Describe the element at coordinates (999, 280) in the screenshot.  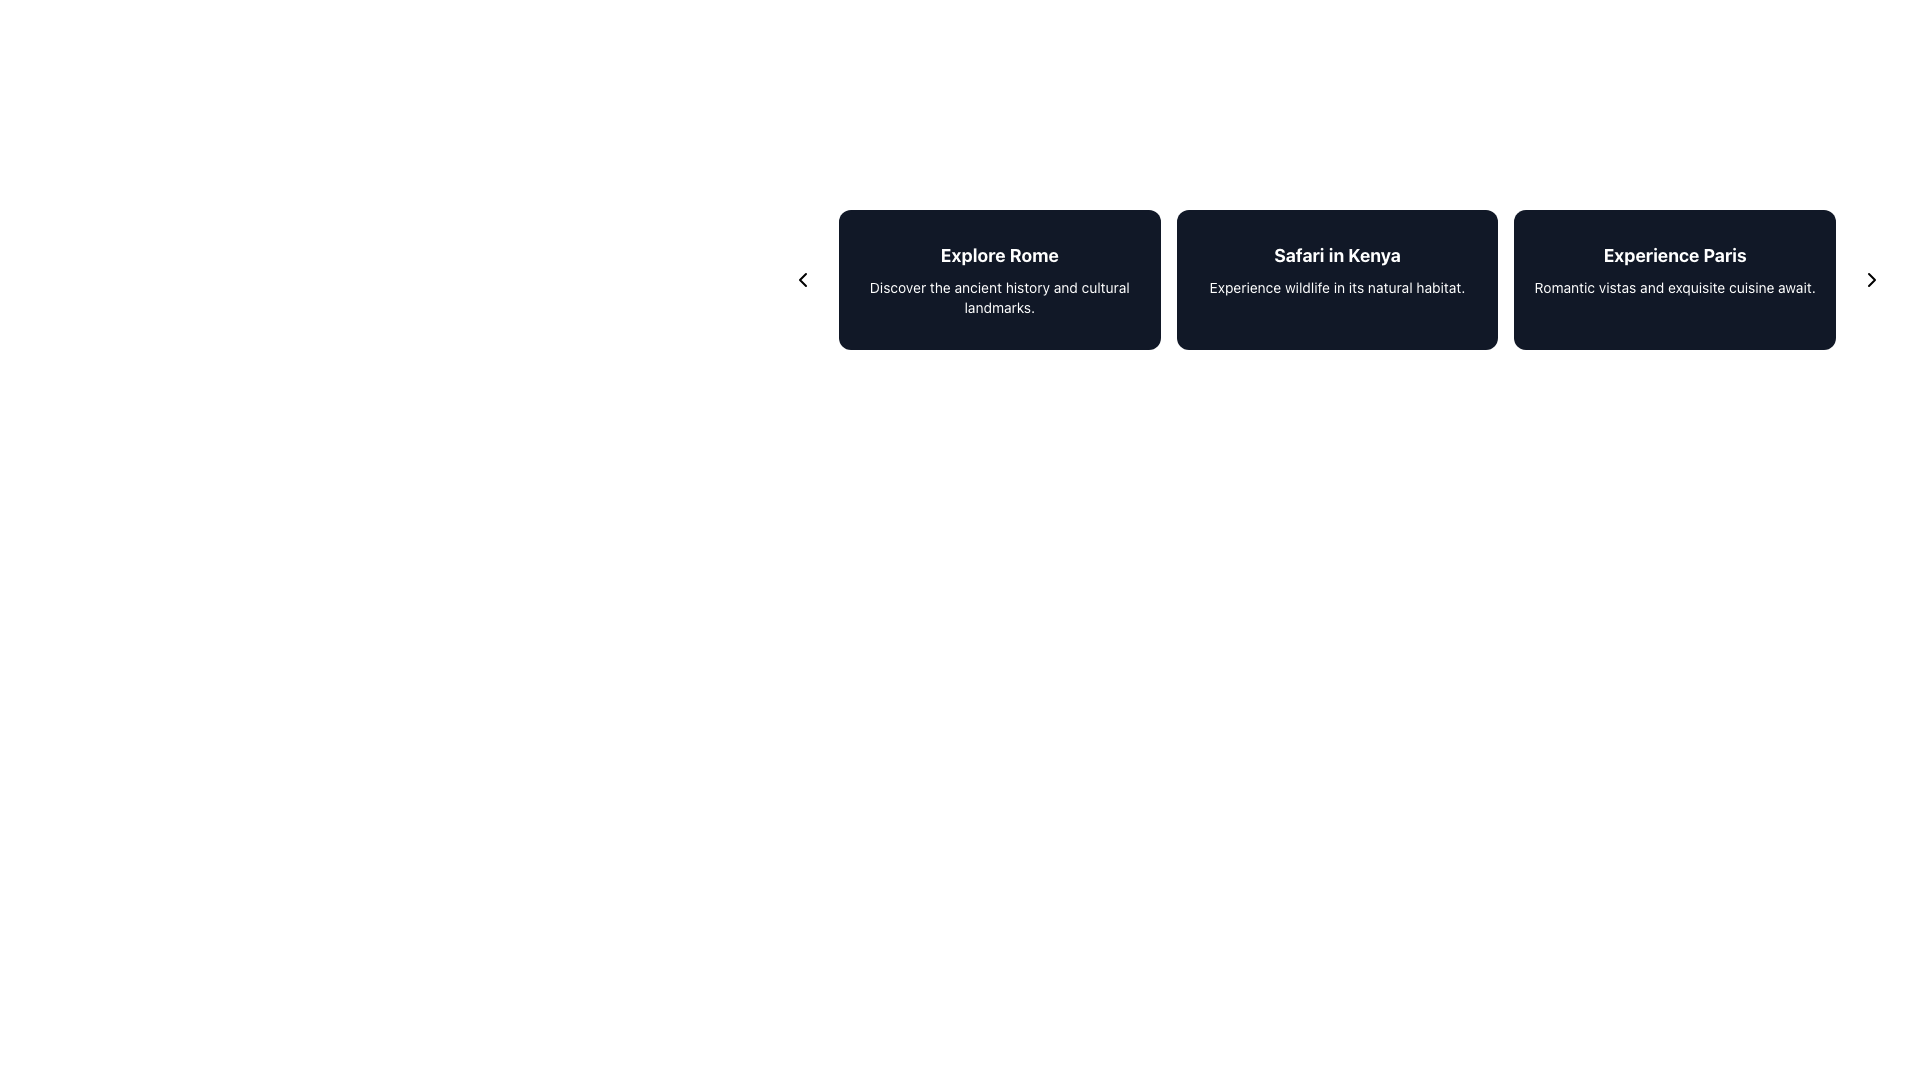
I see `information from the text block within the stylized card about exploring Rome, which serves as a descriptive label providing a title and a short description` at that location.